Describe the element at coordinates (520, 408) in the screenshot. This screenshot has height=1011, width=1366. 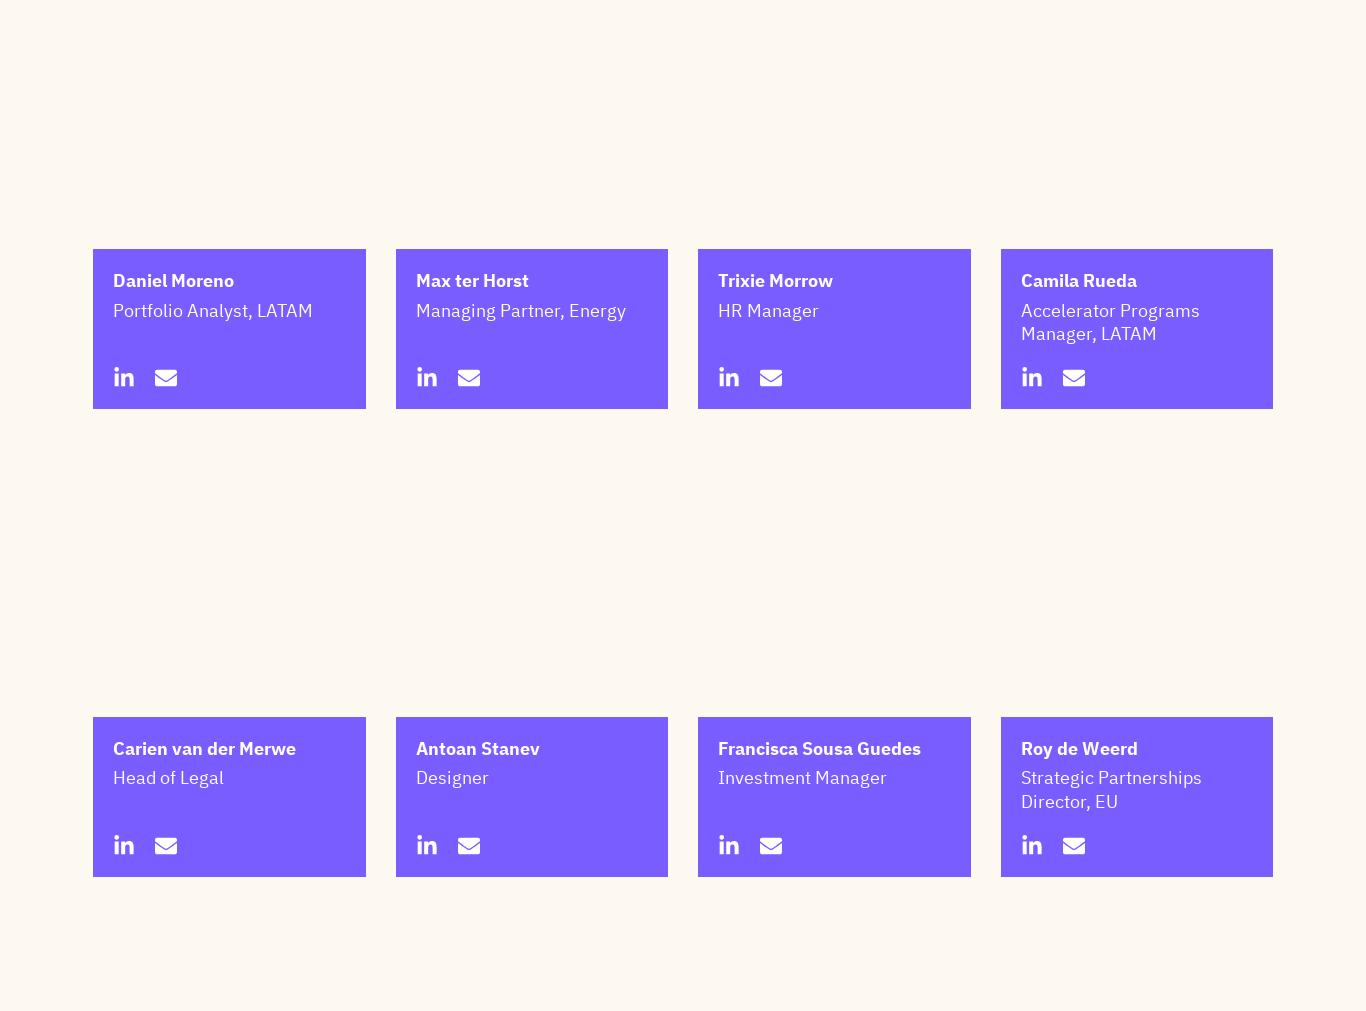
I see `'Managing Partner, Energy'` at that location.